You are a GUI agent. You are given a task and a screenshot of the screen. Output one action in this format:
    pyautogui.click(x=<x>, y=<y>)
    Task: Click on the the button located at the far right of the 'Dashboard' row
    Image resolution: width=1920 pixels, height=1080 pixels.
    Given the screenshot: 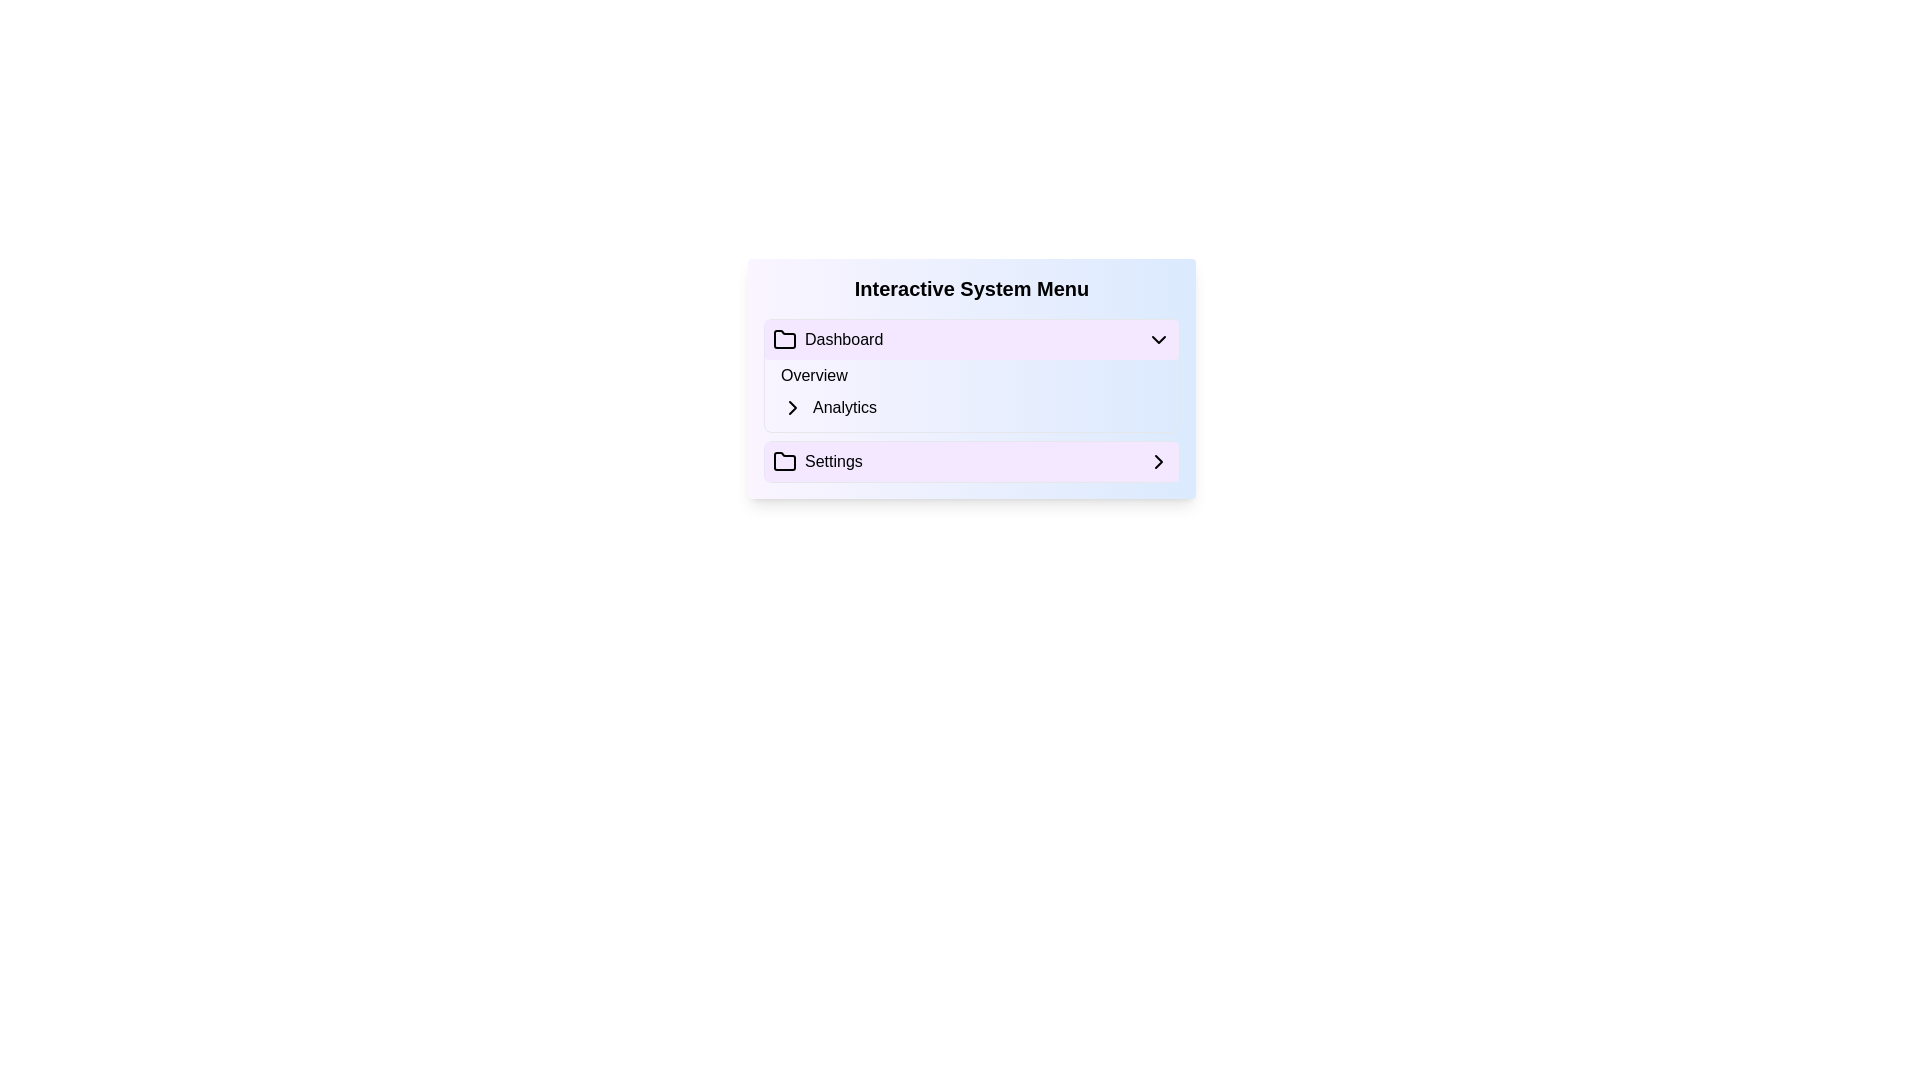 What is the action you would take?
    pyautogui.click(x=1158, y=338)
    